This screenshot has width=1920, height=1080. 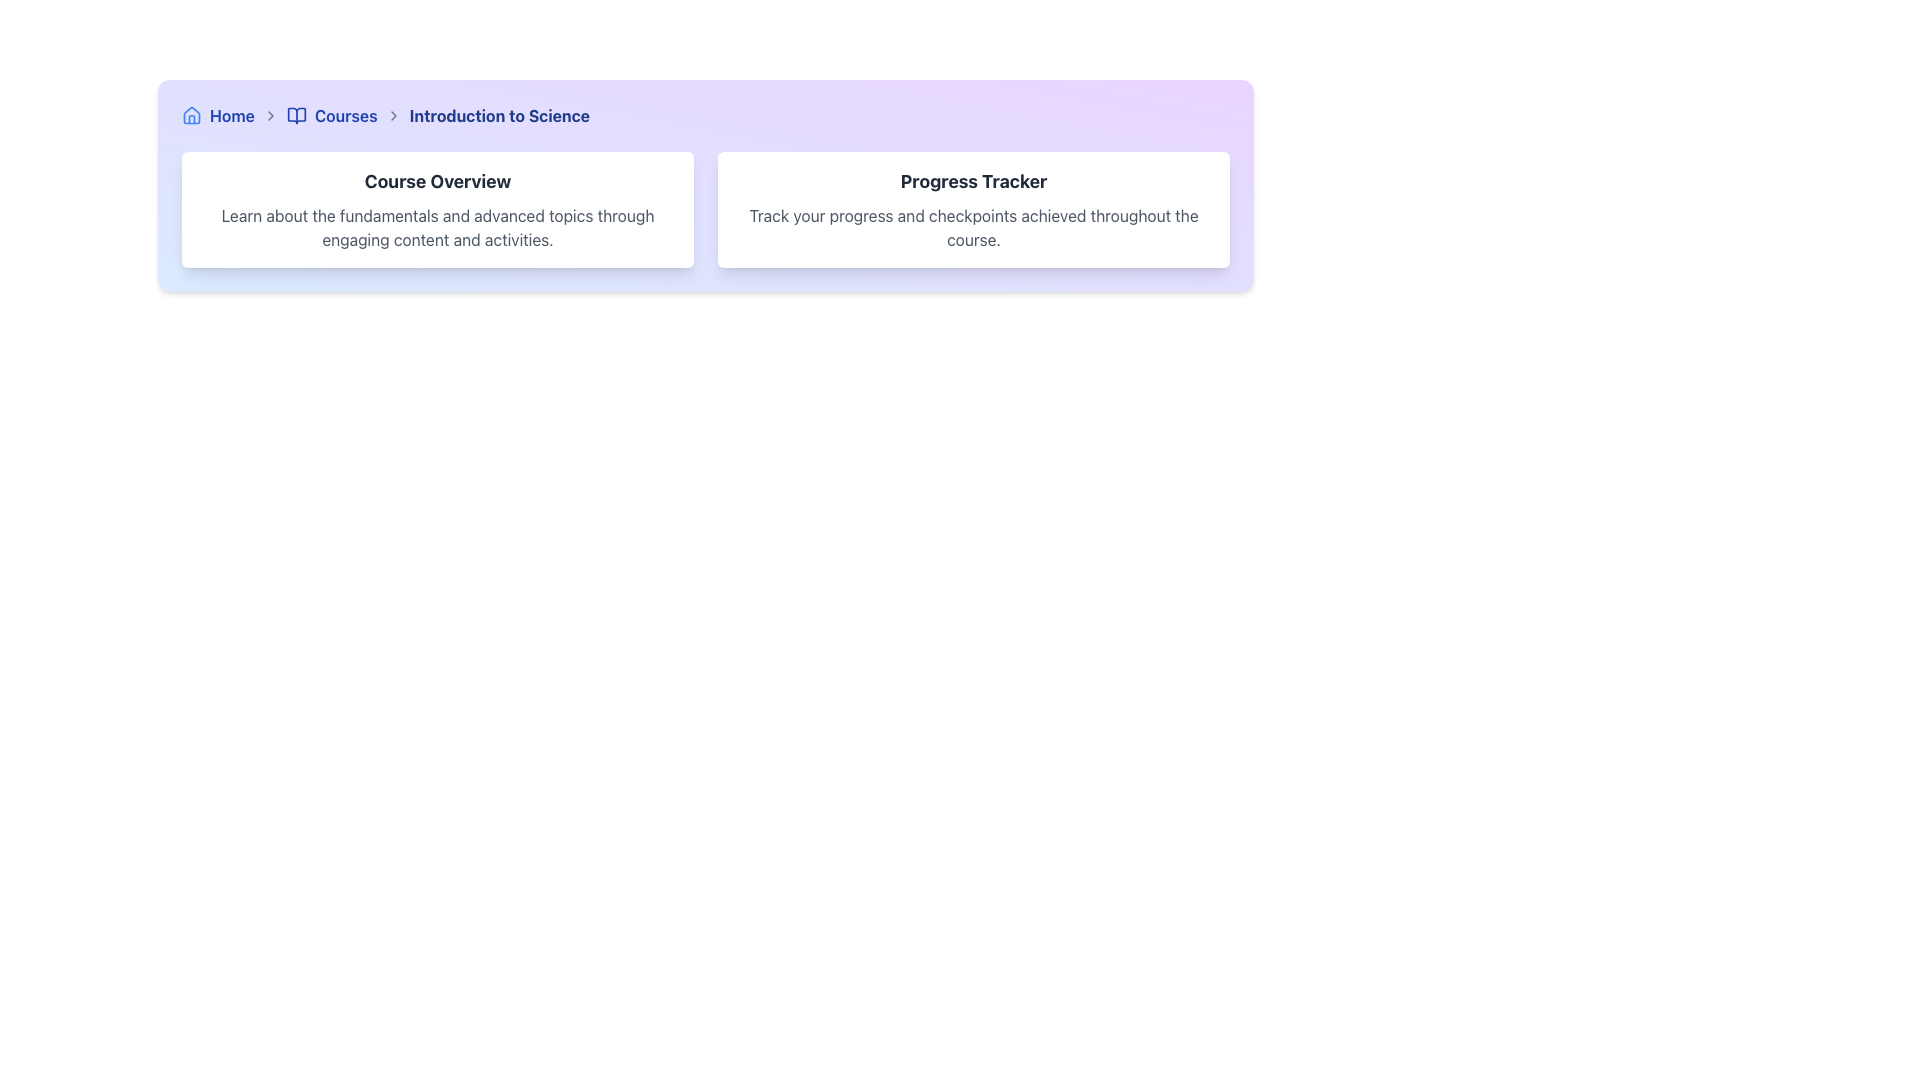 What do you see at coordinates (436, 181) in the screenshot?
I see `the 'Course Overview' text header, which is displayed in bold, large dark gray font at the top of a white card with rounded corners` at bounding box center [436, 181].